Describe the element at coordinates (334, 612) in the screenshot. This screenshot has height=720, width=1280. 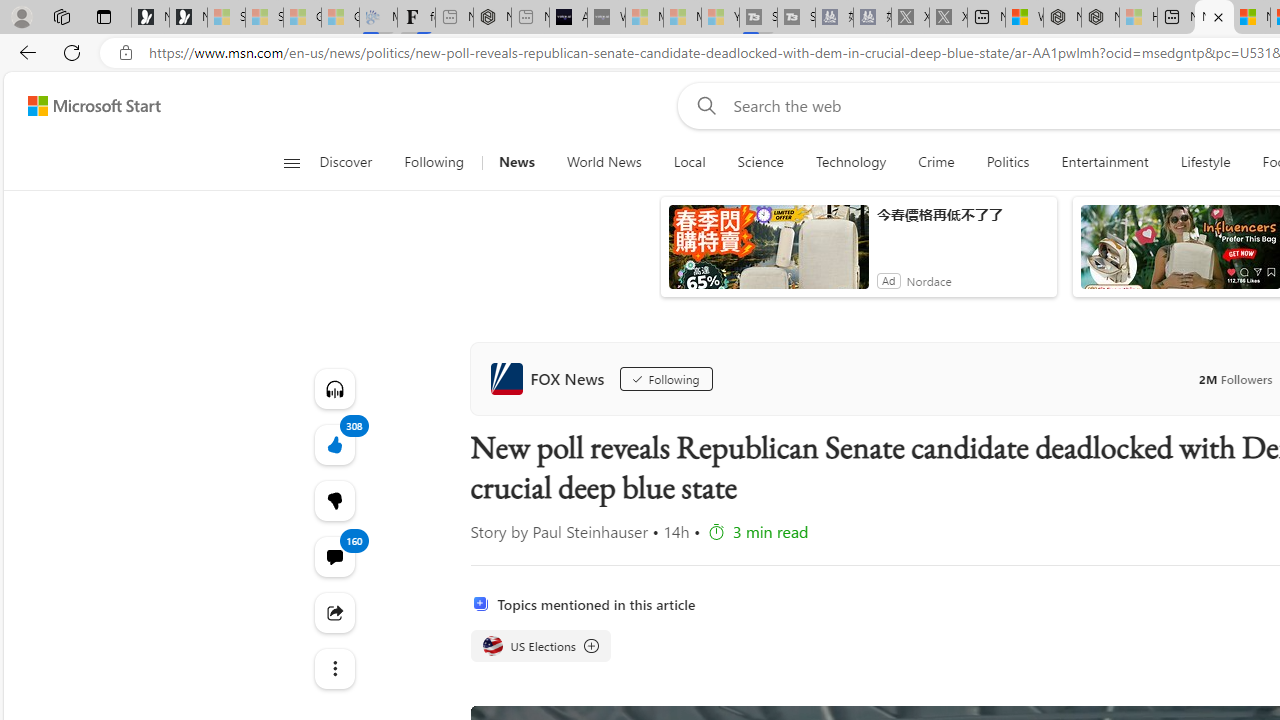
I see `'Share this story'` at that location.